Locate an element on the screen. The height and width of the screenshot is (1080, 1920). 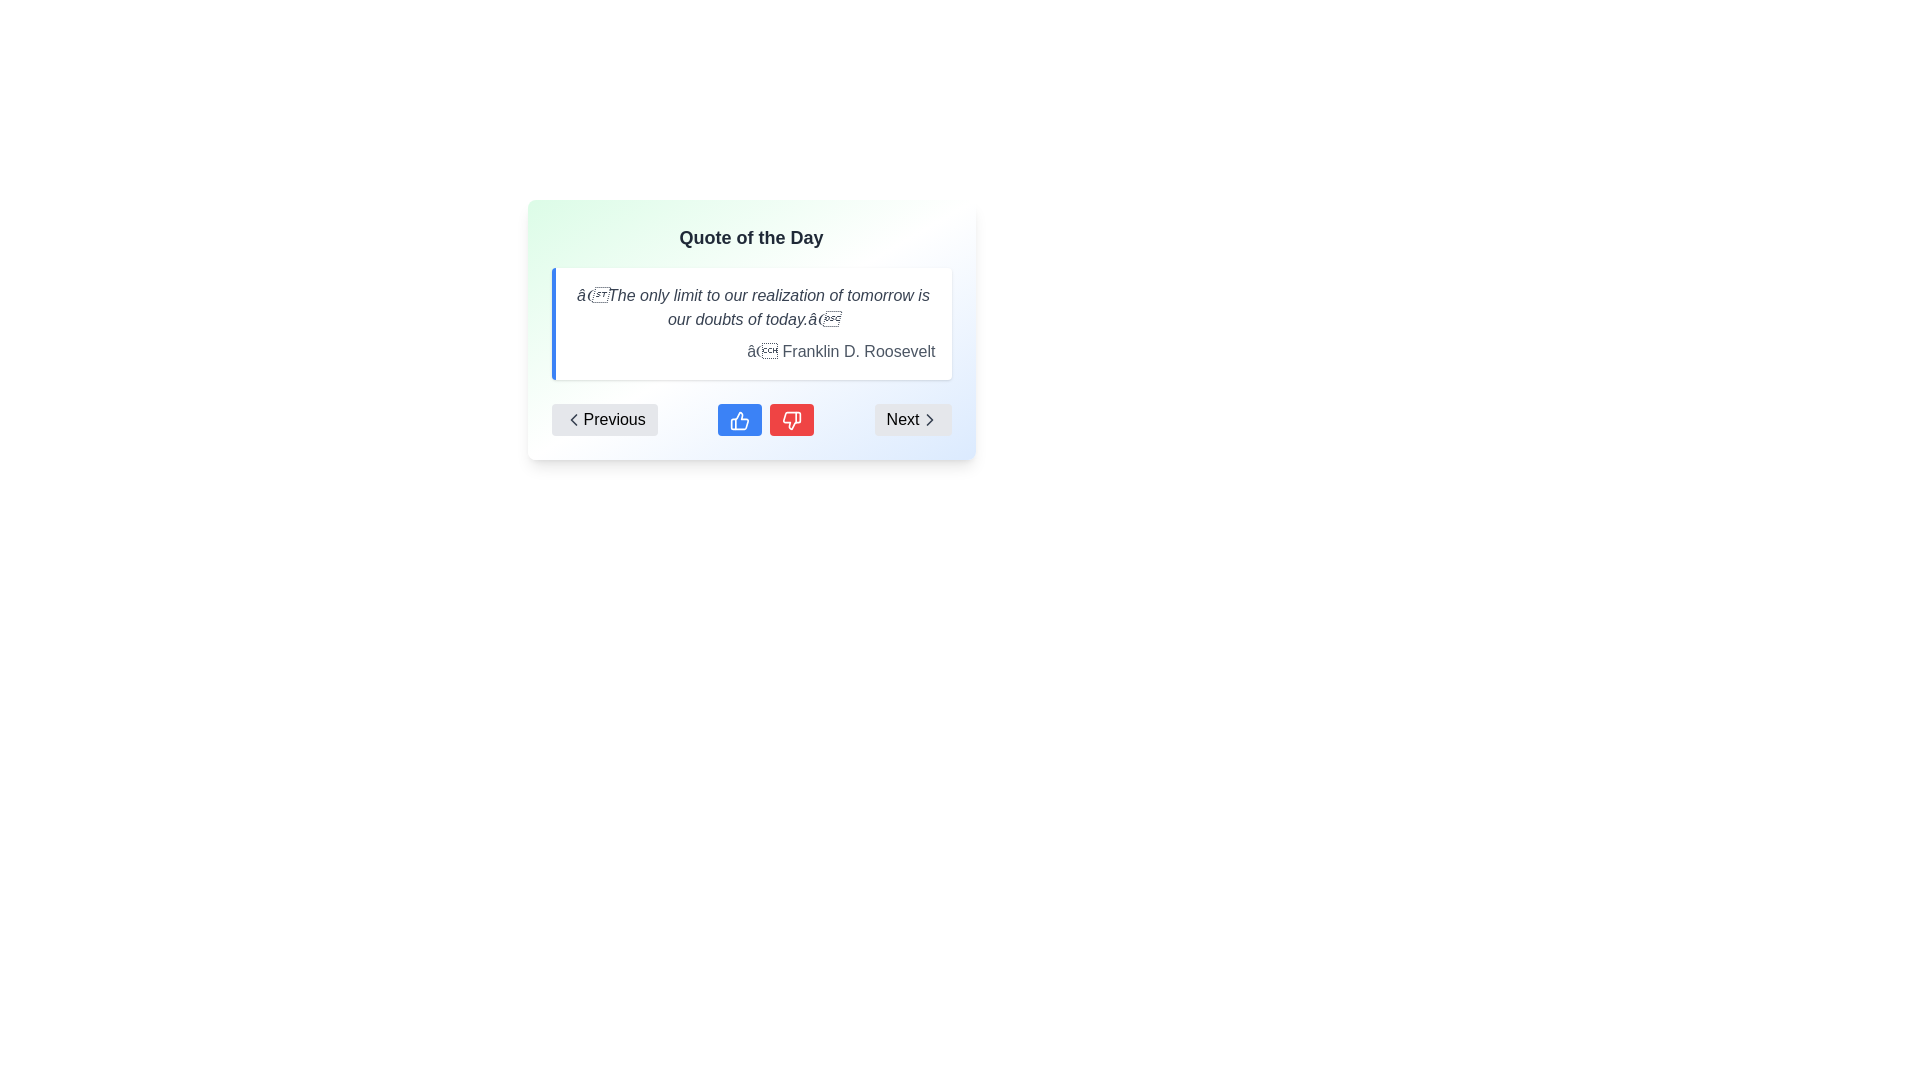
the thumbs-up icon with a blue background, which is centrally located within the second button from the left in the row below the displayed text, to like or agree is located at coordinates (739, 419).